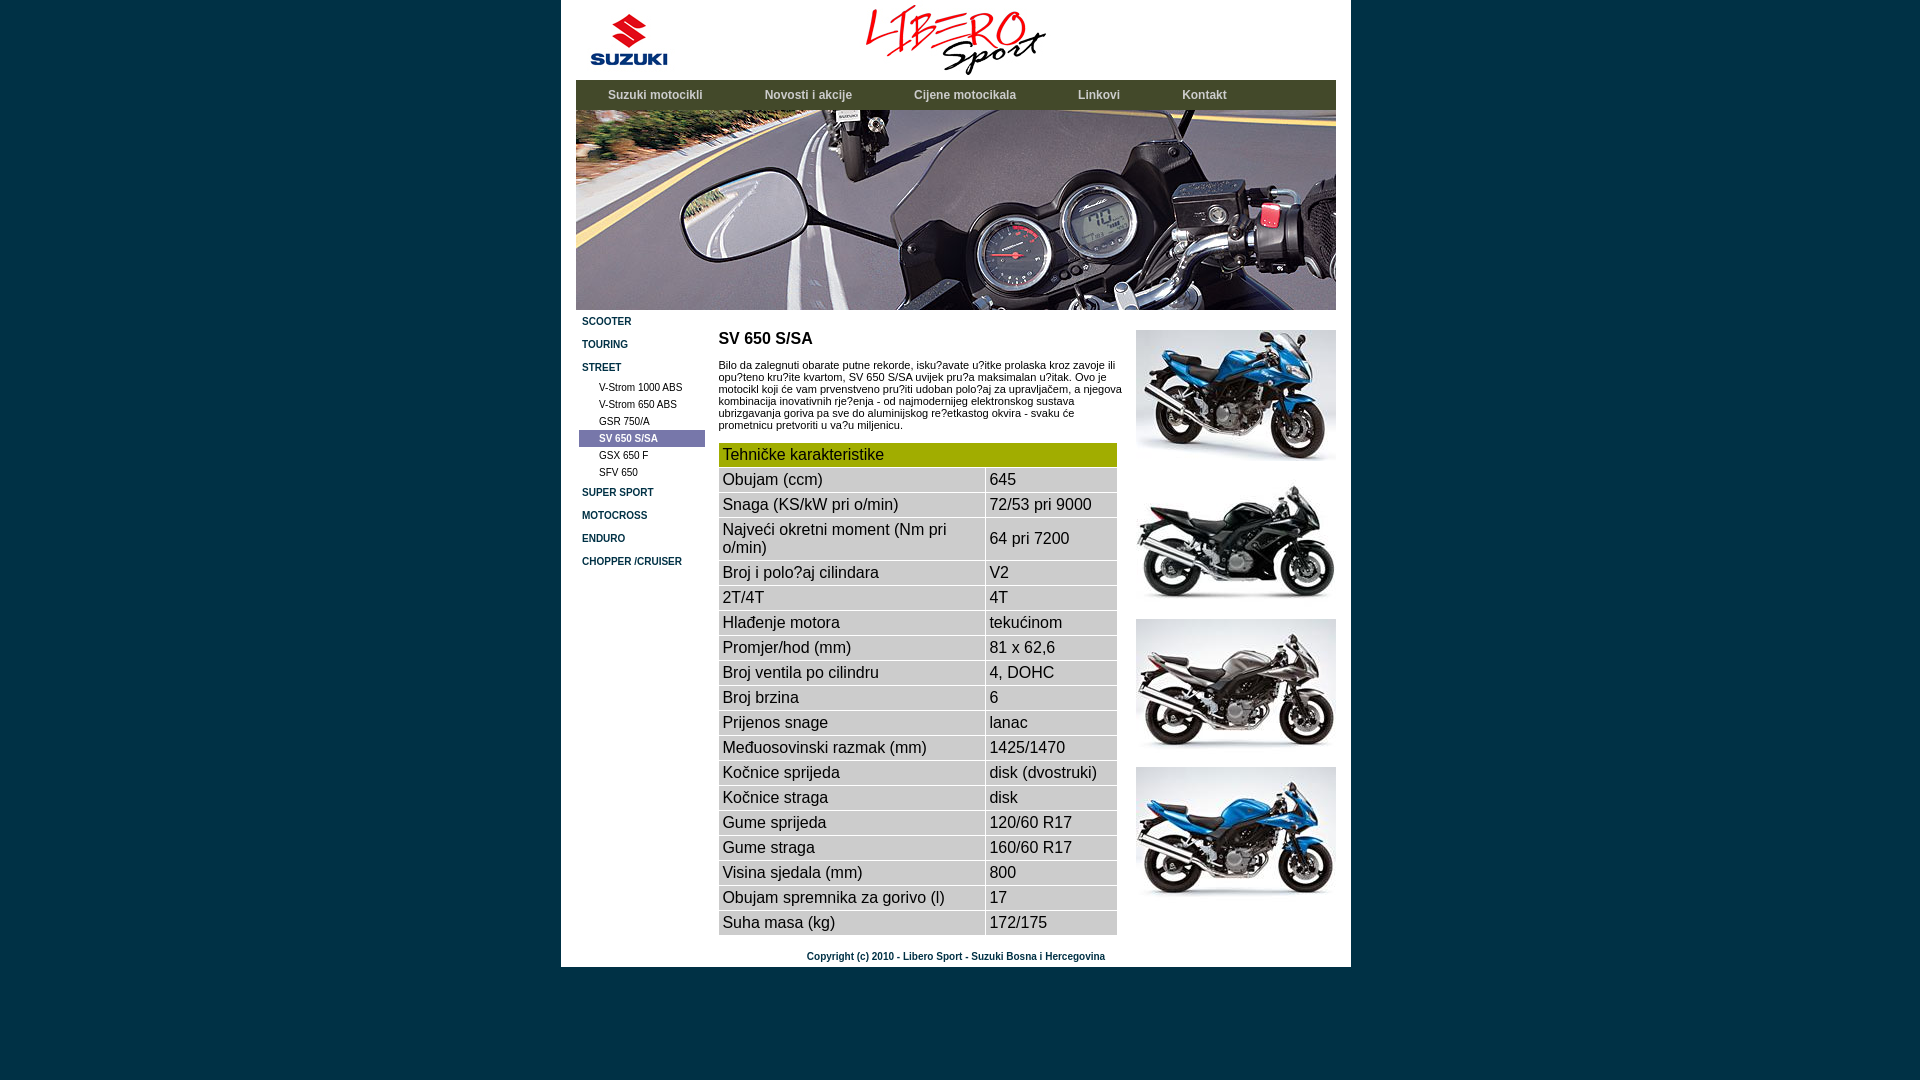  Describe the element at coordinates (578, 561) in the screenshot. I see `'CHOPPER /CRUISER'` at that location.